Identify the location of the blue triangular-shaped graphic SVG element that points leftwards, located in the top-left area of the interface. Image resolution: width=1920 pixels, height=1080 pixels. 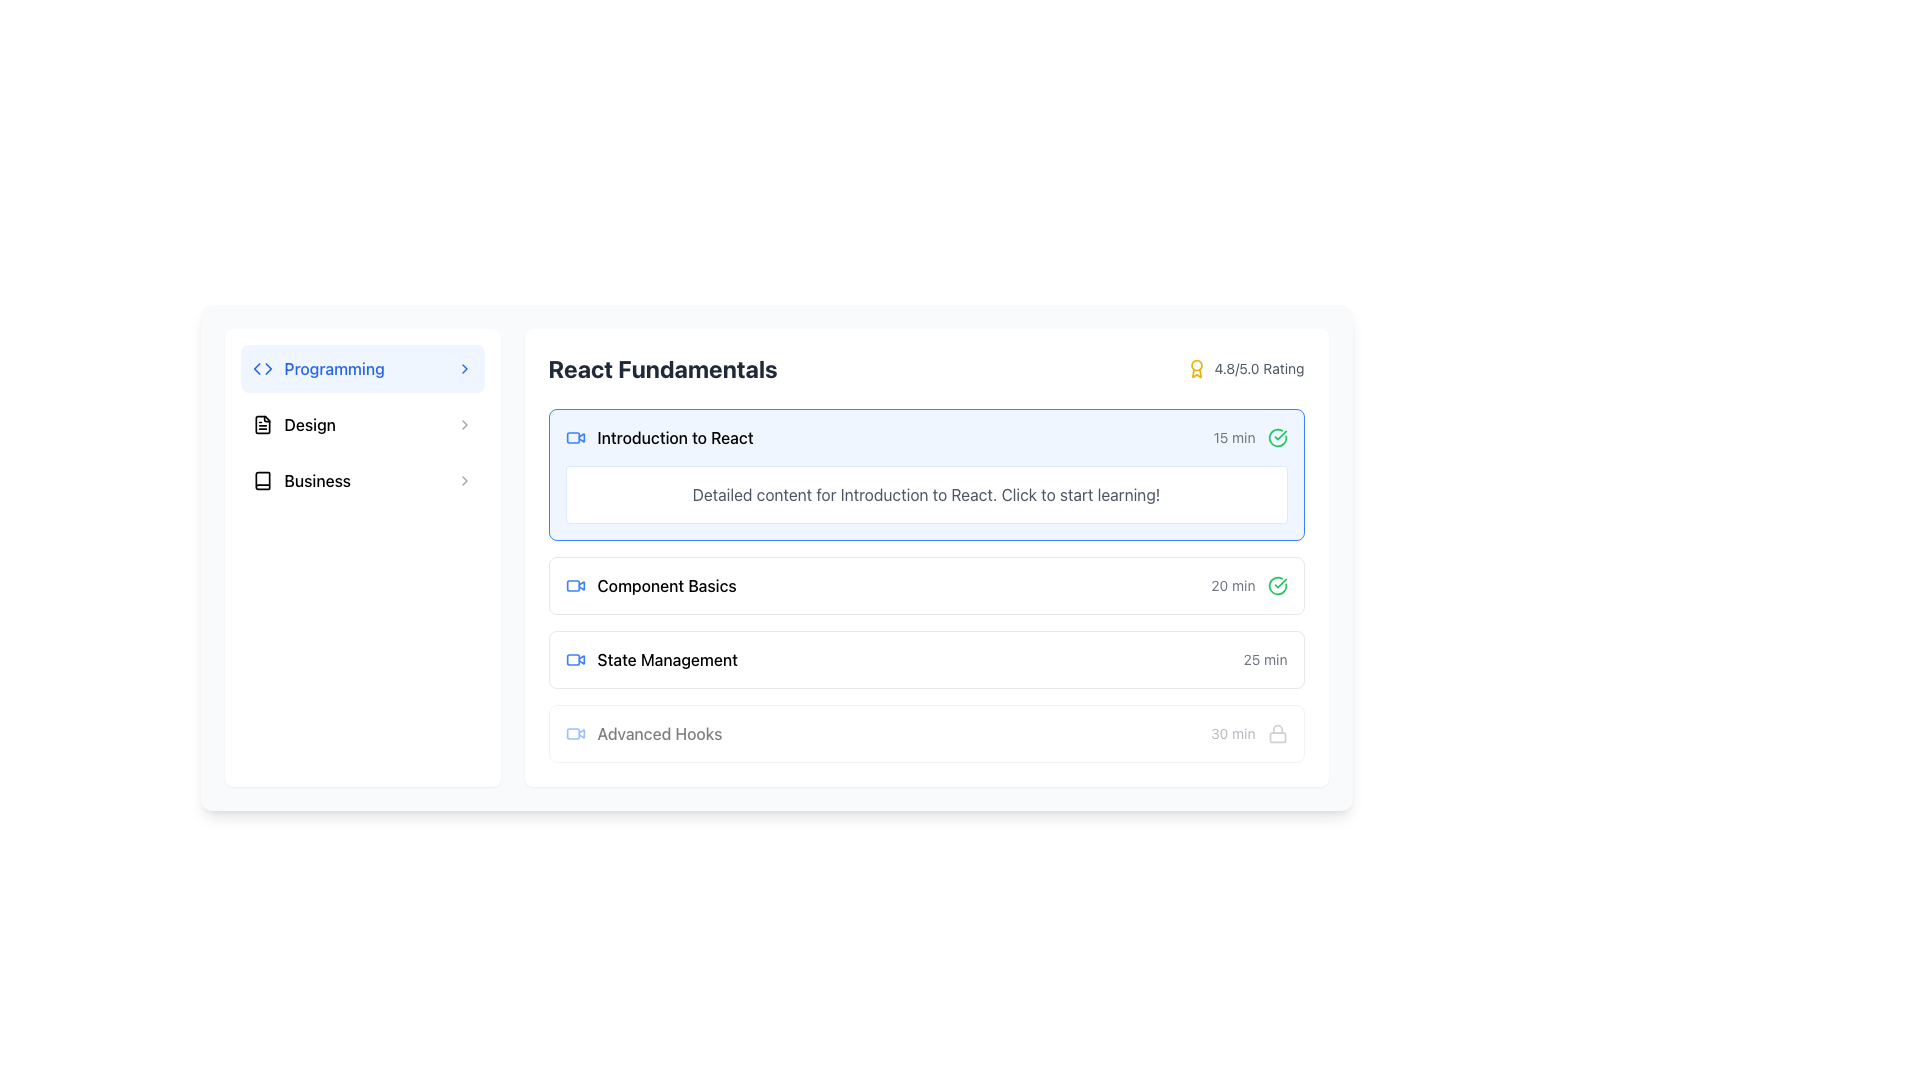
(255, 369).